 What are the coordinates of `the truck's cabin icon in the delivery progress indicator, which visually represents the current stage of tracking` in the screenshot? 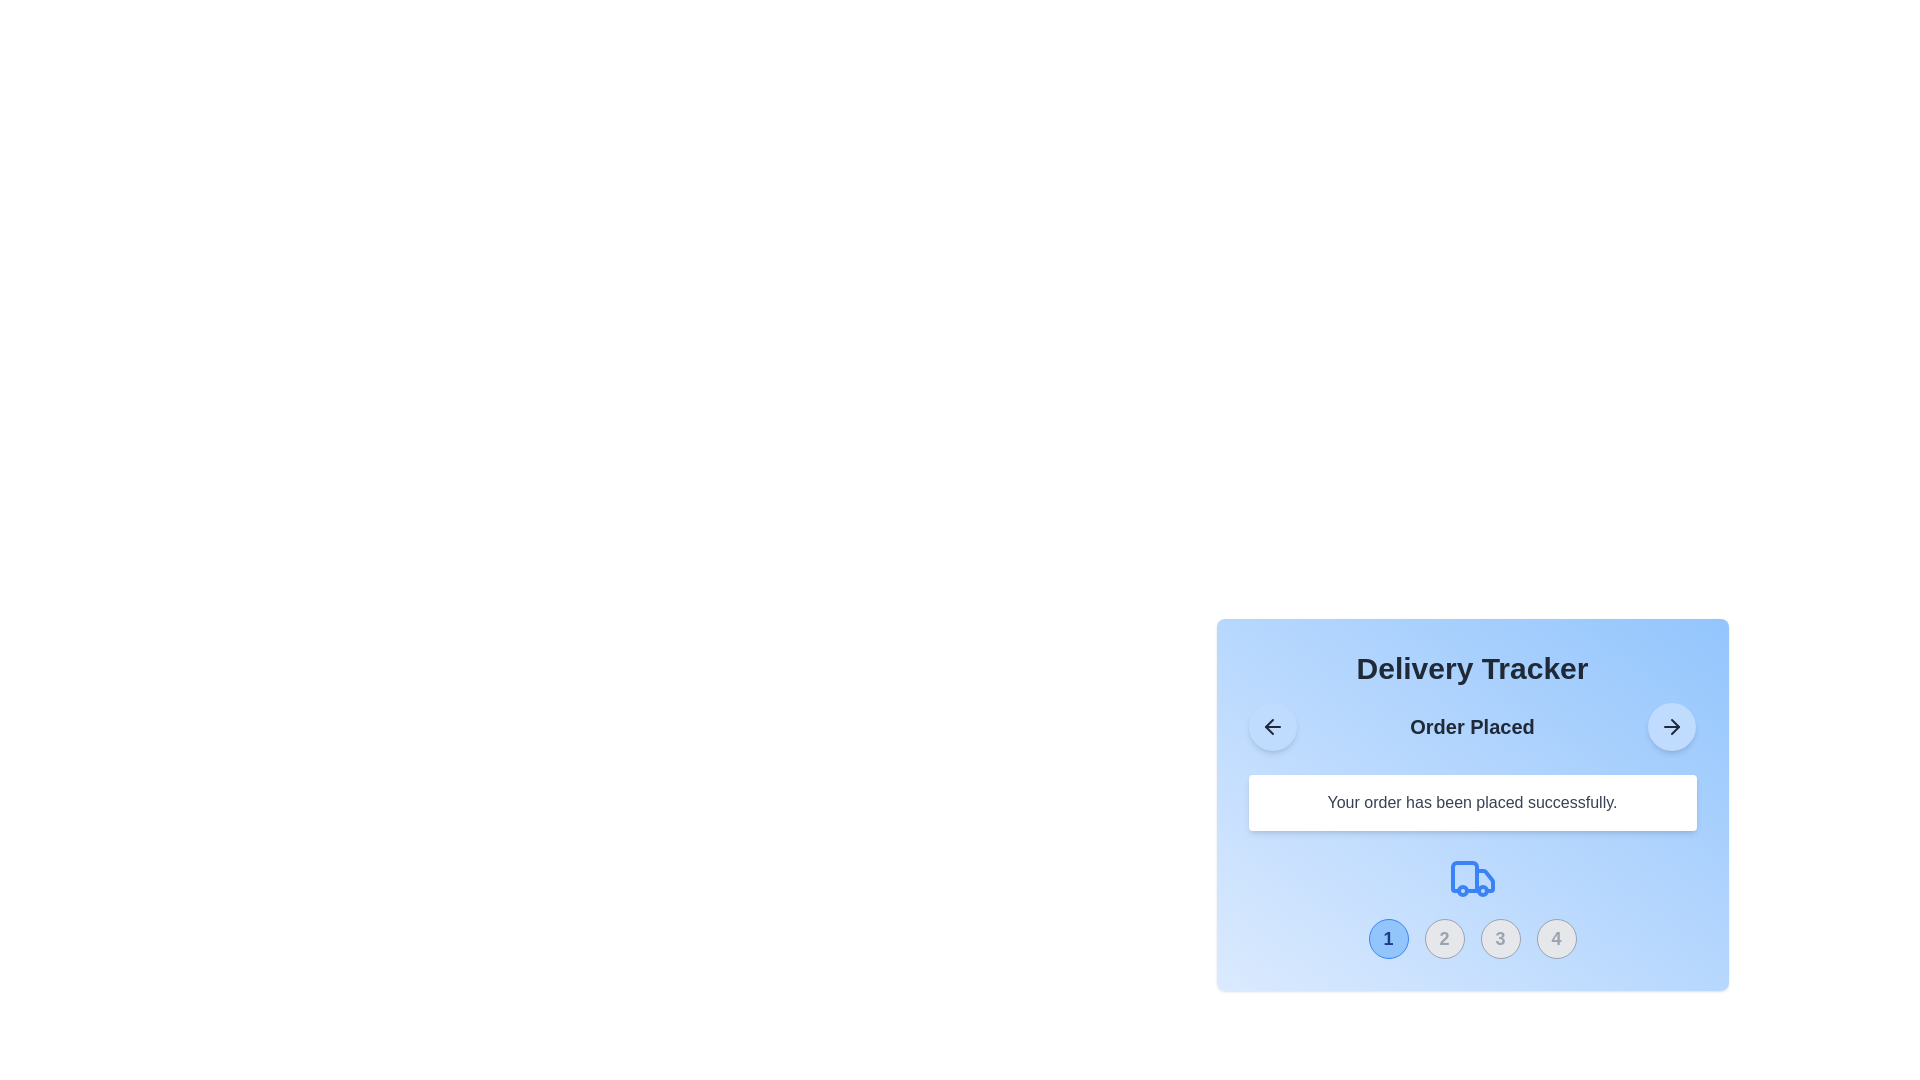 It's located at (1464, 875).